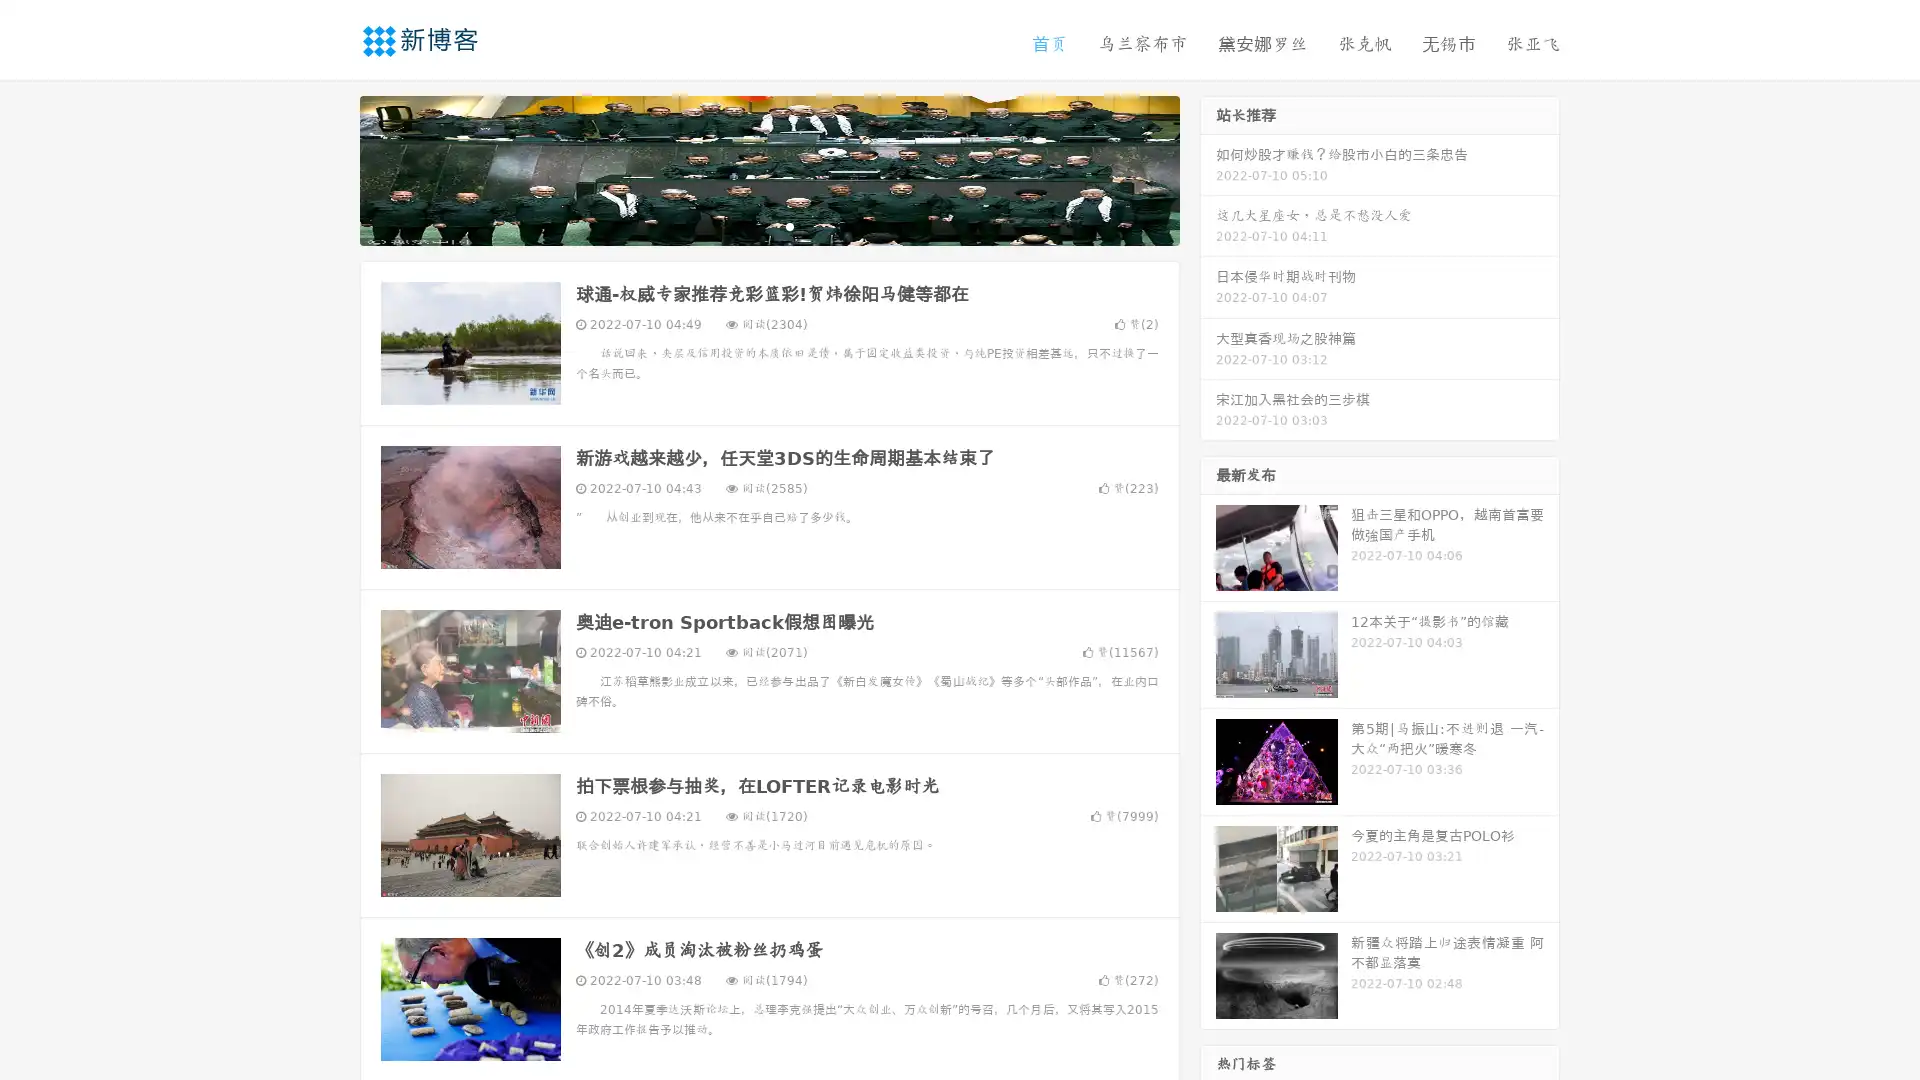 This screenshot has height=1080, width=1920. I want to click on Next slide, so click(1208, 168).